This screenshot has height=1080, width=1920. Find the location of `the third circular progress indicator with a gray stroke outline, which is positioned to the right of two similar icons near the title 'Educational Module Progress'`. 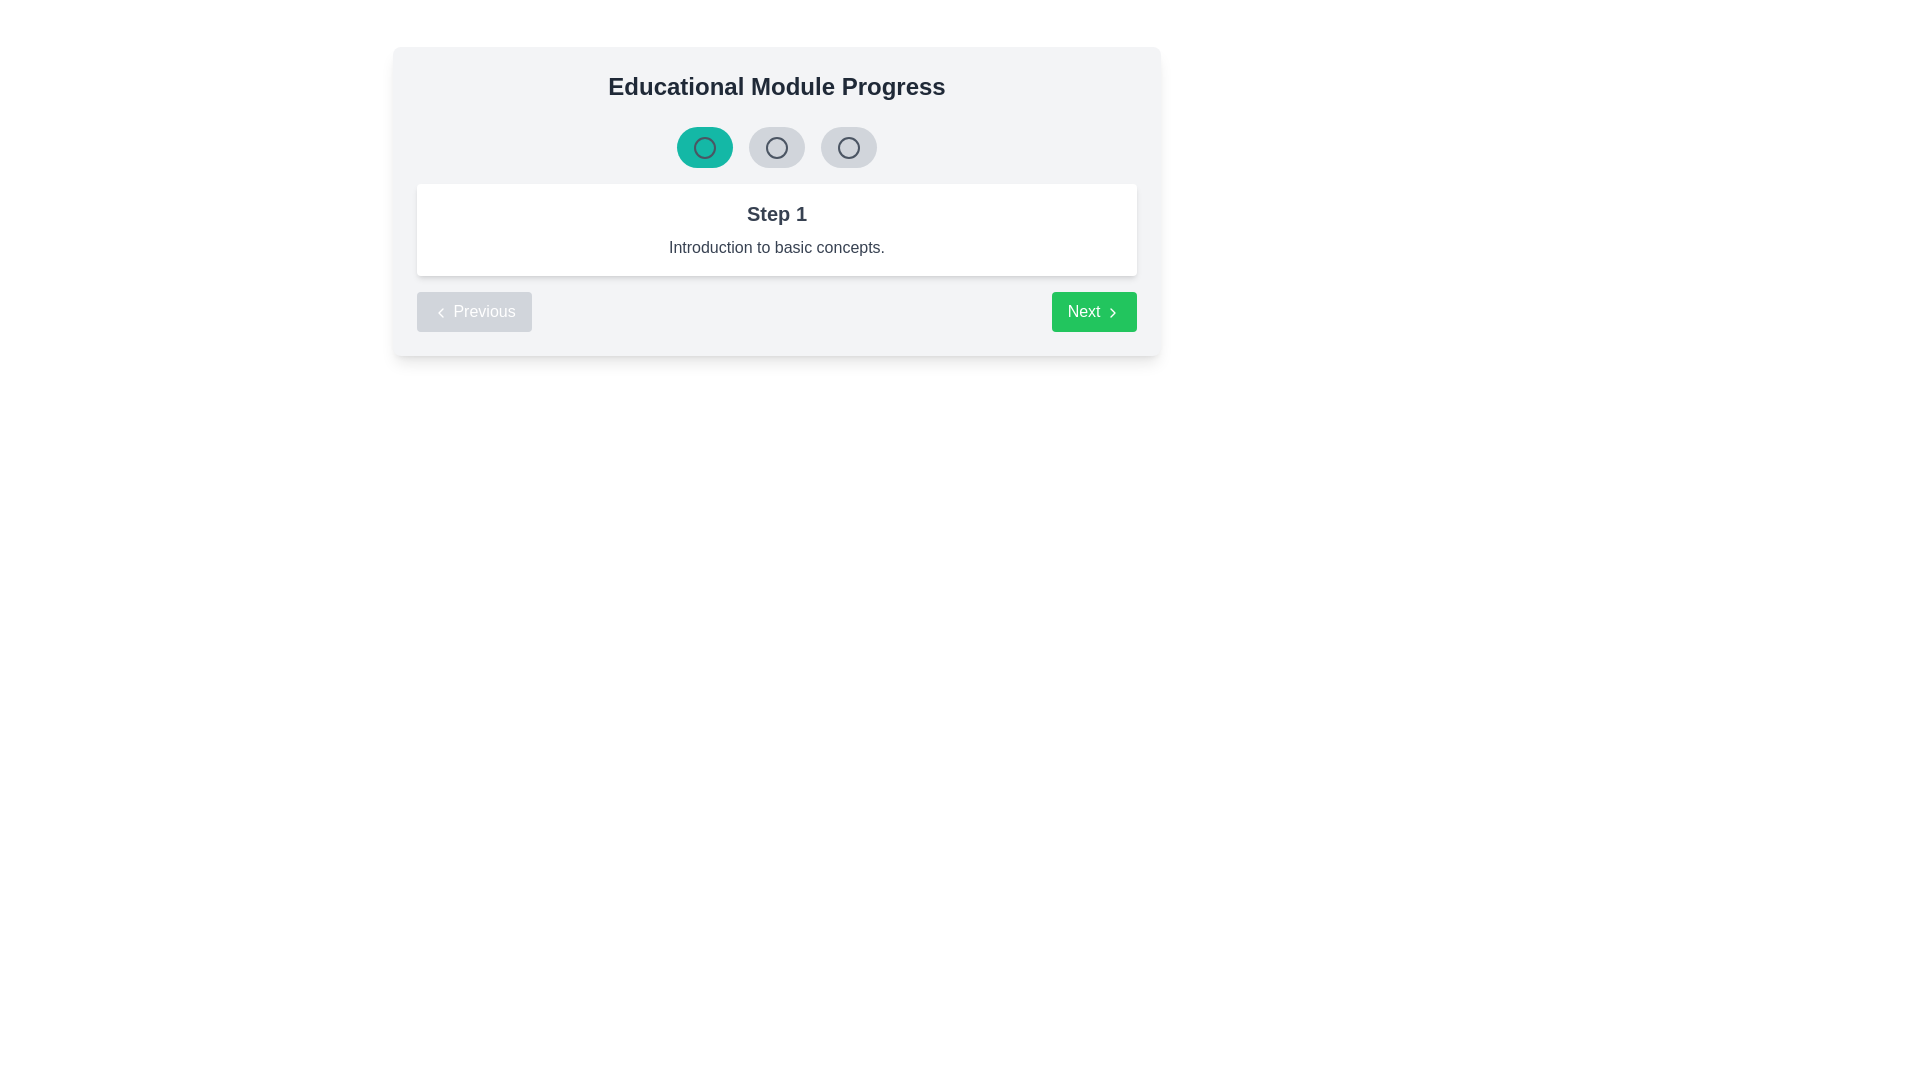

the third circular progress indicator with a gray stroke outline, which is positioned to the right of two similar icons near the title 'Educational Module Progress' is located at coordinates (849, 145).